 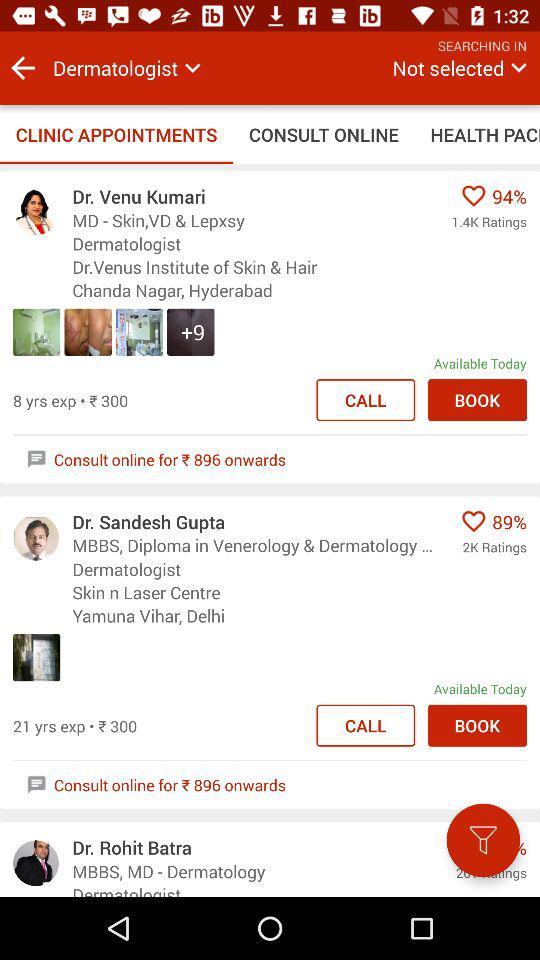 I want to click on the filter icon, so click(x=482, y=840).